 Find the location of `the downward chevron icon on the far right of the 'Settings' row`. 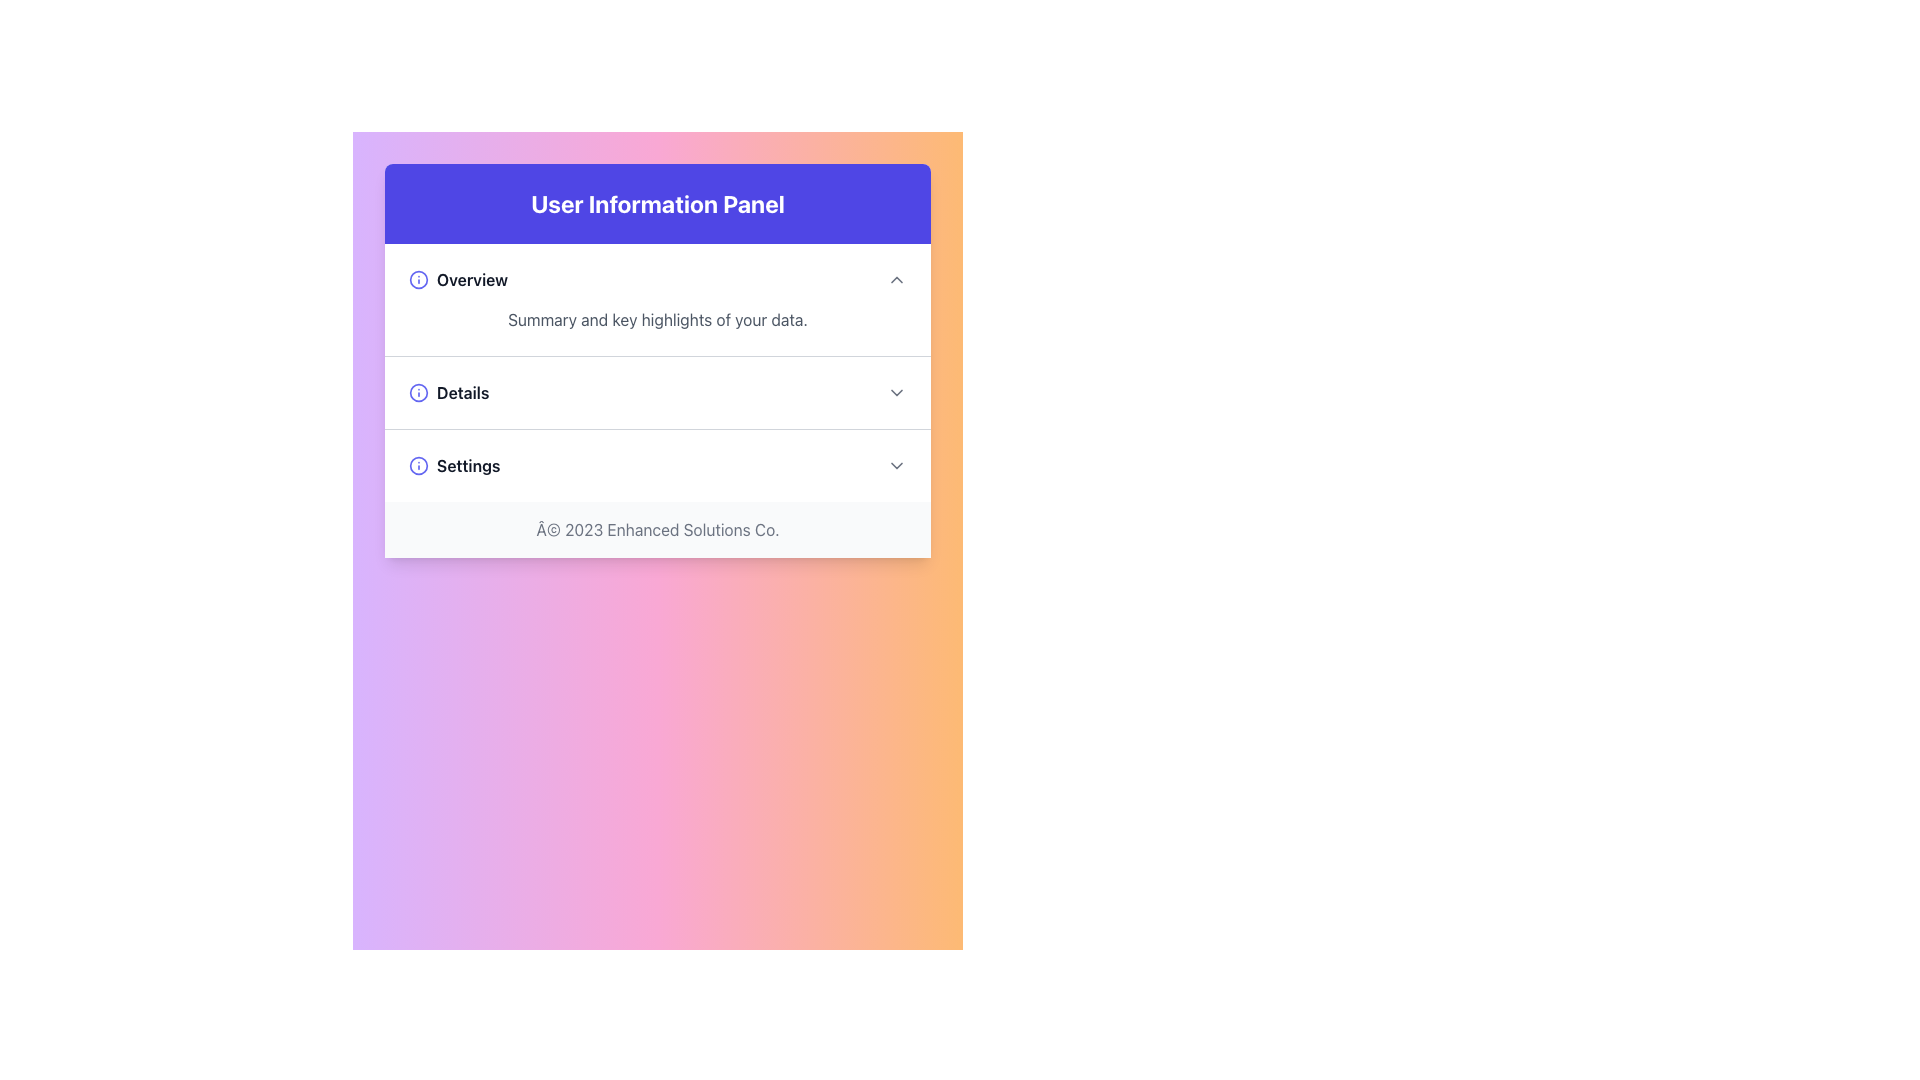

the downward chevron icon on the far right of the 'Settings' row is located at coordinates (896, 466).